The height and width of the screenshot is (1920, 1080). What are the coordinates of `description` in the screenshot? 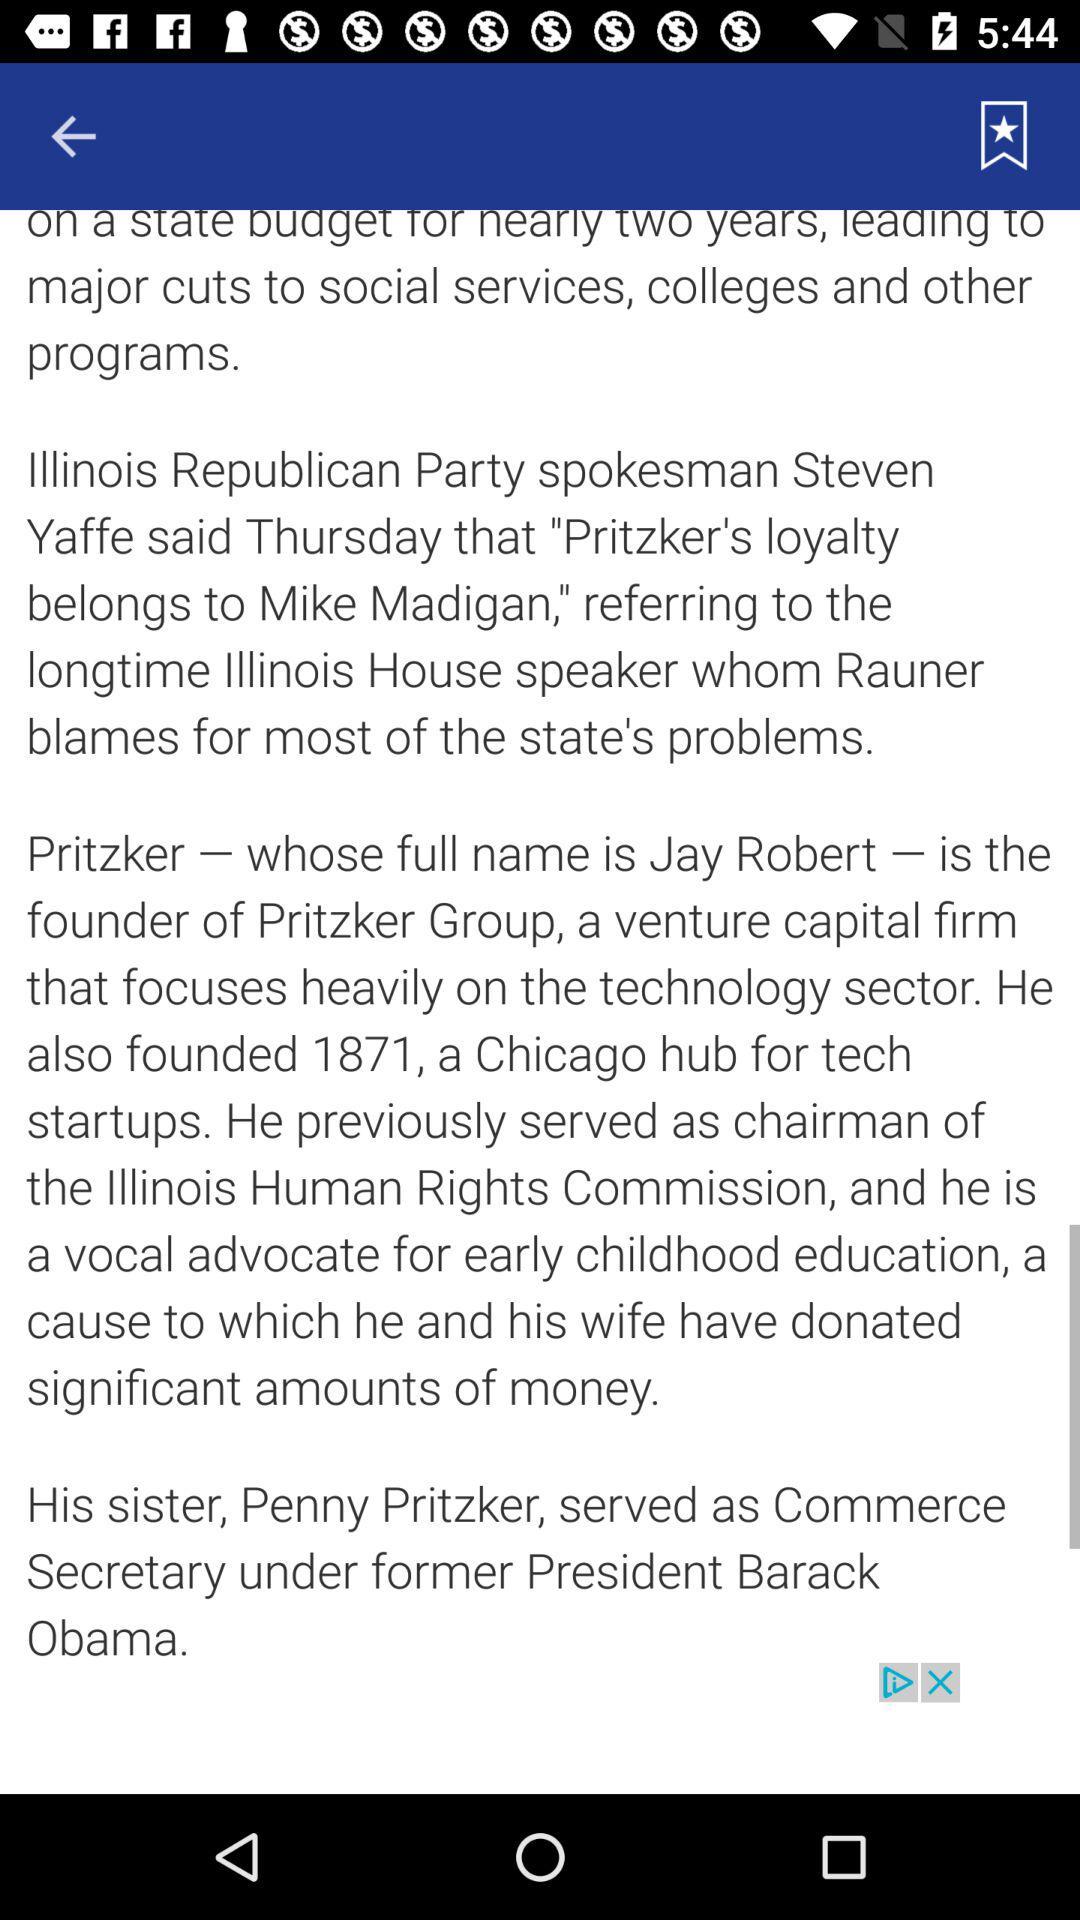 It's located at (540, 935).